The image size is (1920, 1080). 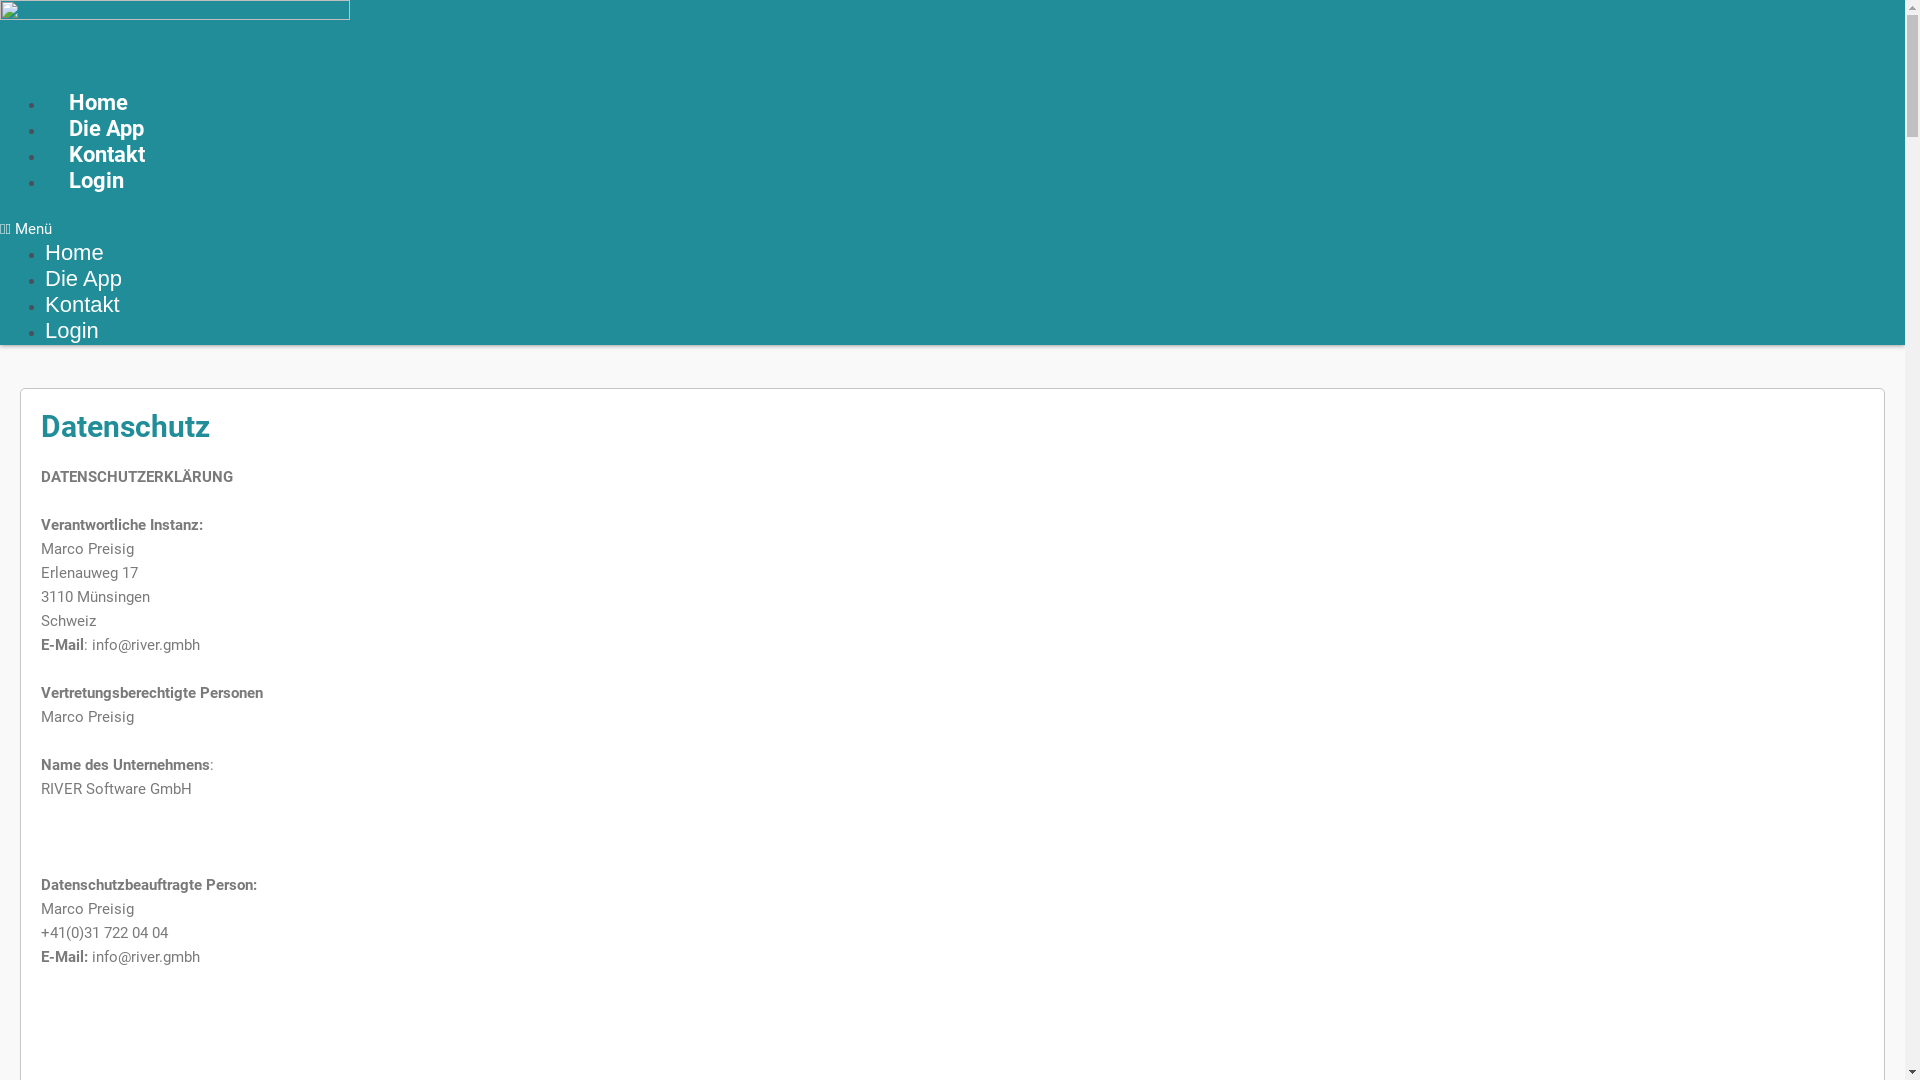 I want to click on 'Login', so click(x=95, y=180).